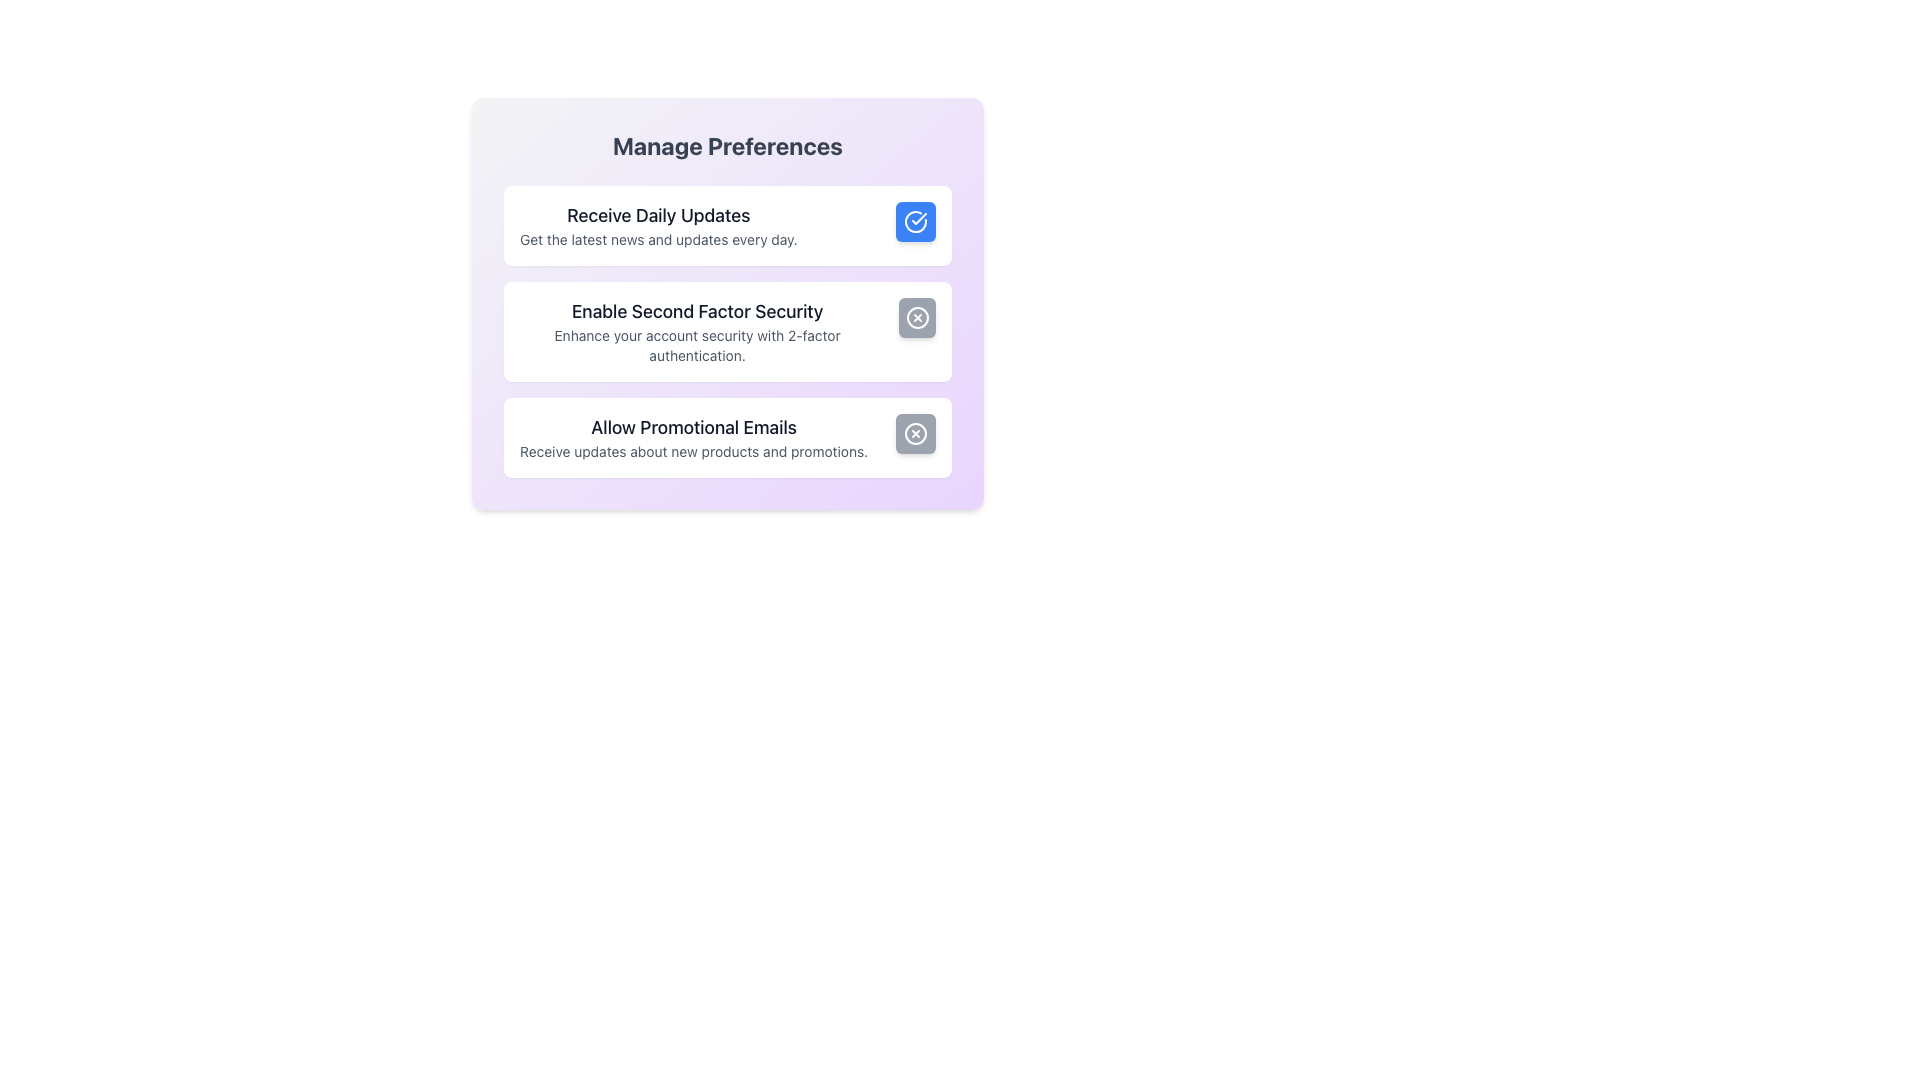  I want to click on the bold text label displaying 'Enable Second Factor Security', which is centrally located in the 'Manage Preferences' panel, so click(697, 312).